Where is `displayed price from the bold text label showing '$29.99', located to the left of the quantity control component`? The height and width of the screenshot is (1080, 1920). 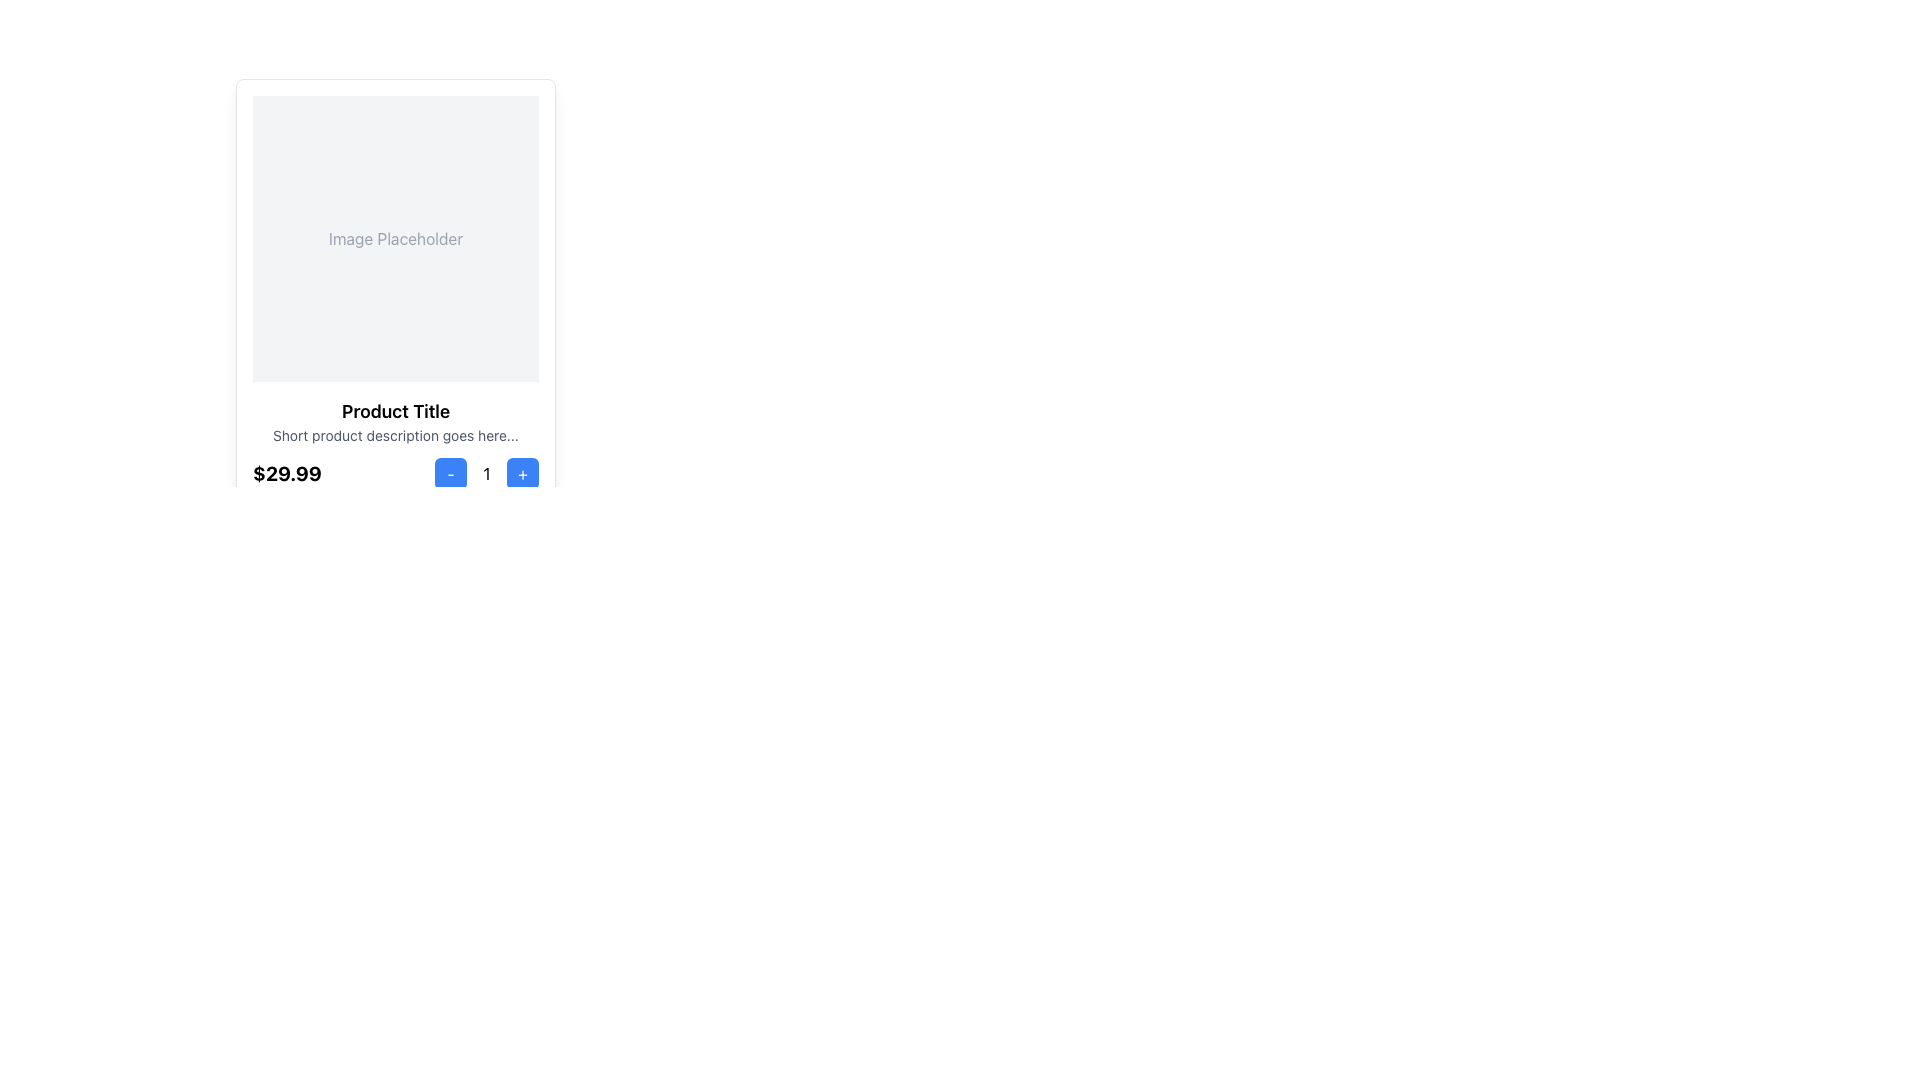 displayed price from the bold text label showing '$29.99', located to the left of the quantity control component is located at coordinates (286, 474).